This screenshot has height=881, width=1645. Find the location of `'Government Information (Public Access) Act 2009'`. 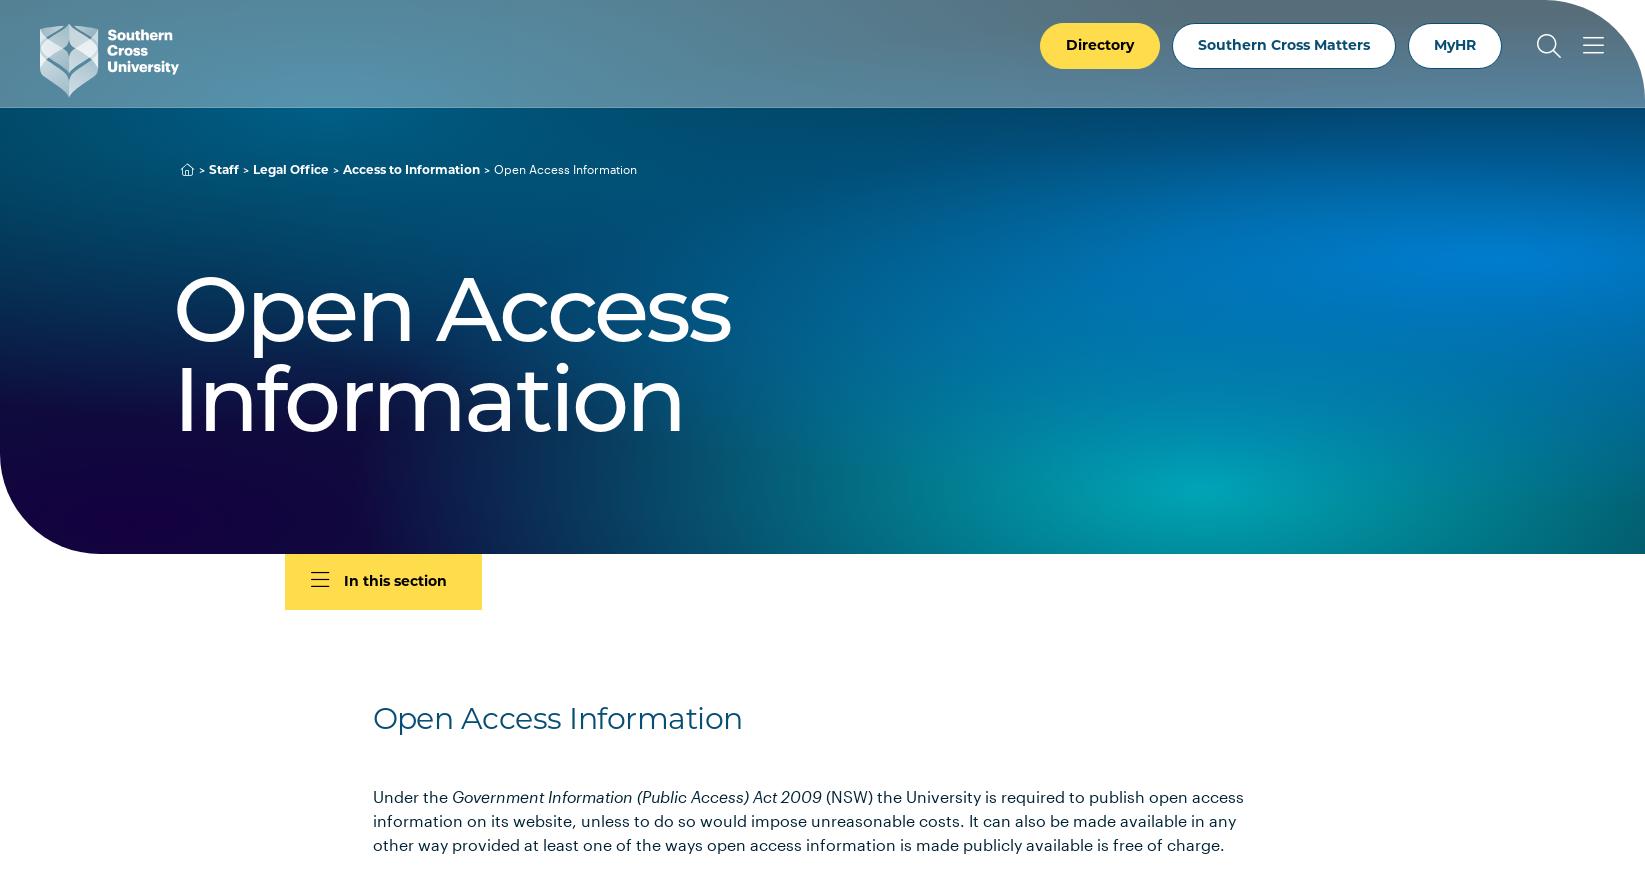

'Government Information (Public Access) Act 2009' is located at coordinates (634, 796).